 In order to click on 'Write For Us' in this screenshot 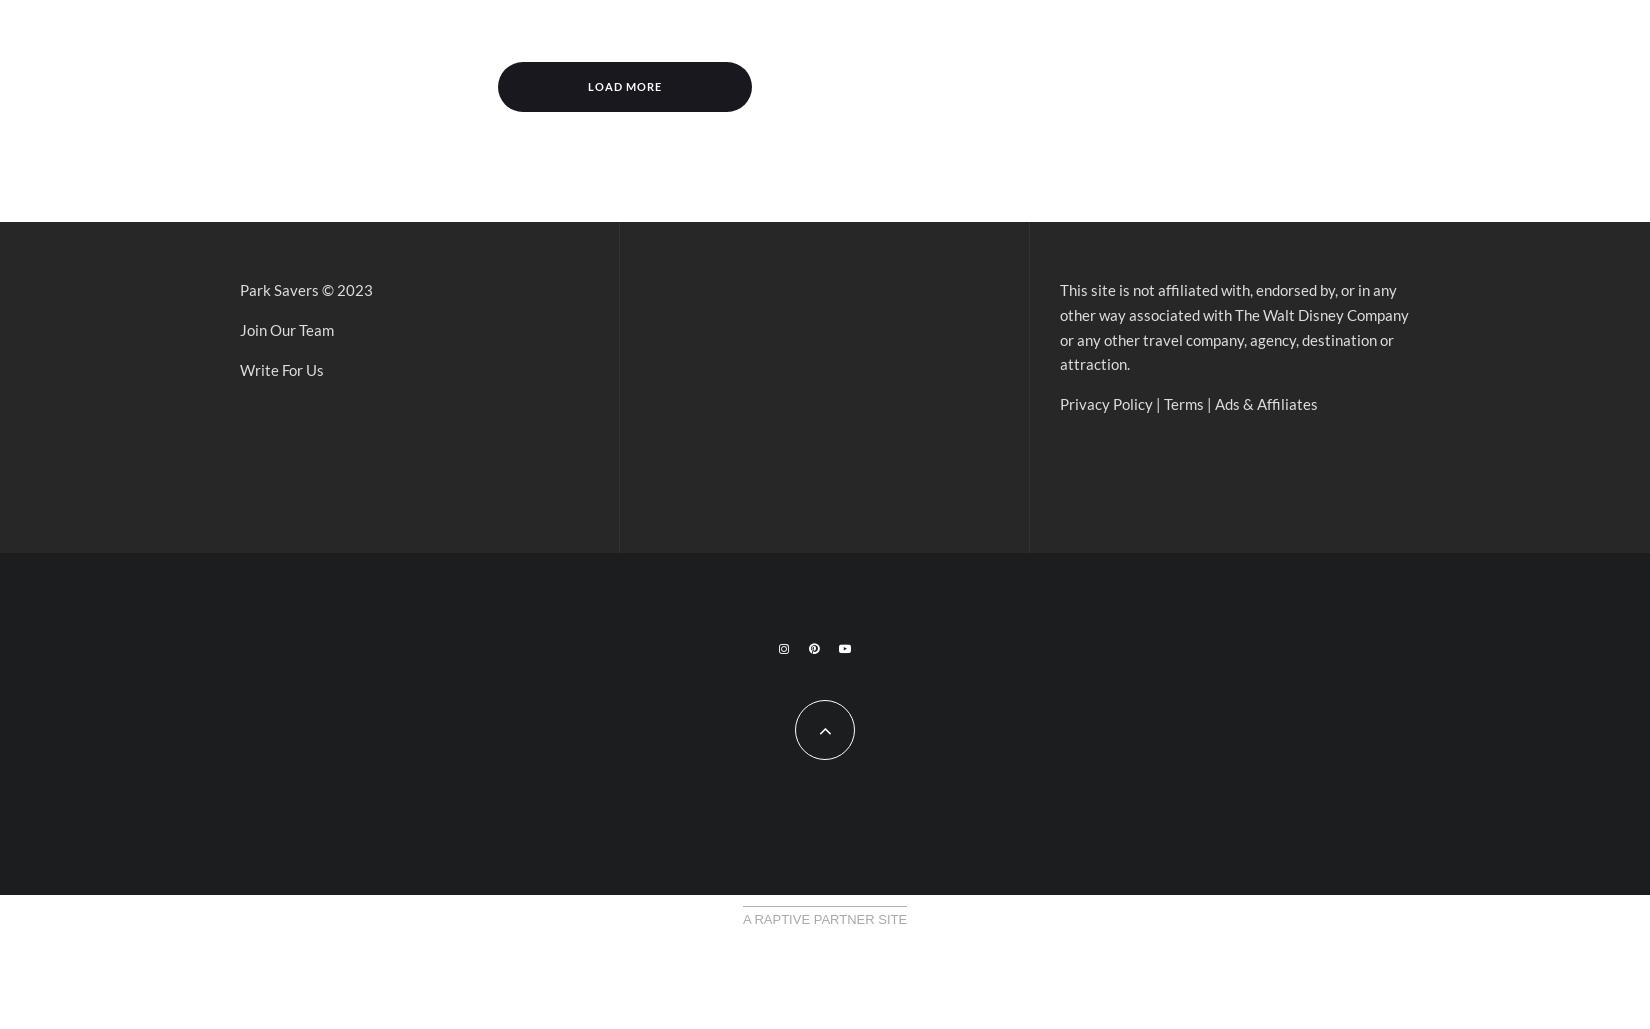, I will do `click(281, 368)`.